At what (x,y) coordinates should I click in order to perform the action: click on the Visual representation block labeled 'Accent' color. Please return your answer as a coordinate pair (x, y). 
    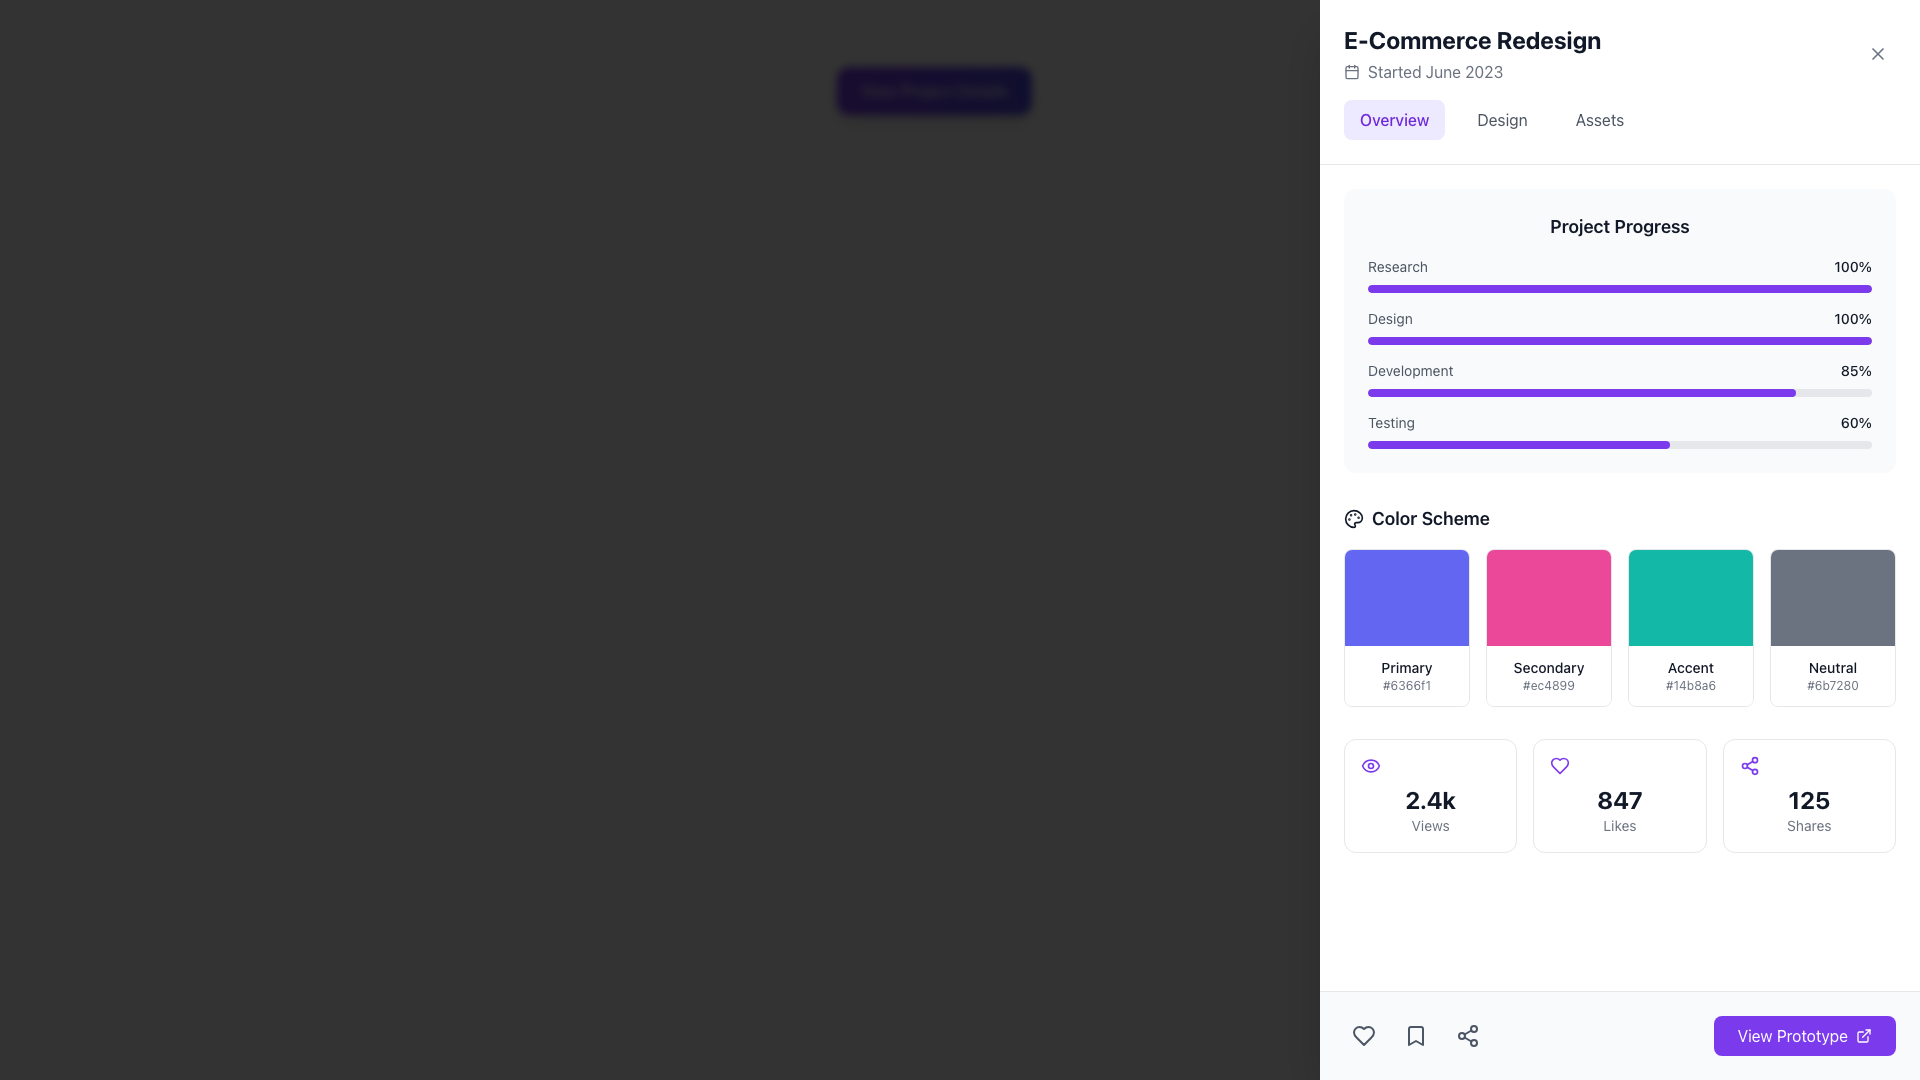
    Looking at the image, I should click on (1620, 627).